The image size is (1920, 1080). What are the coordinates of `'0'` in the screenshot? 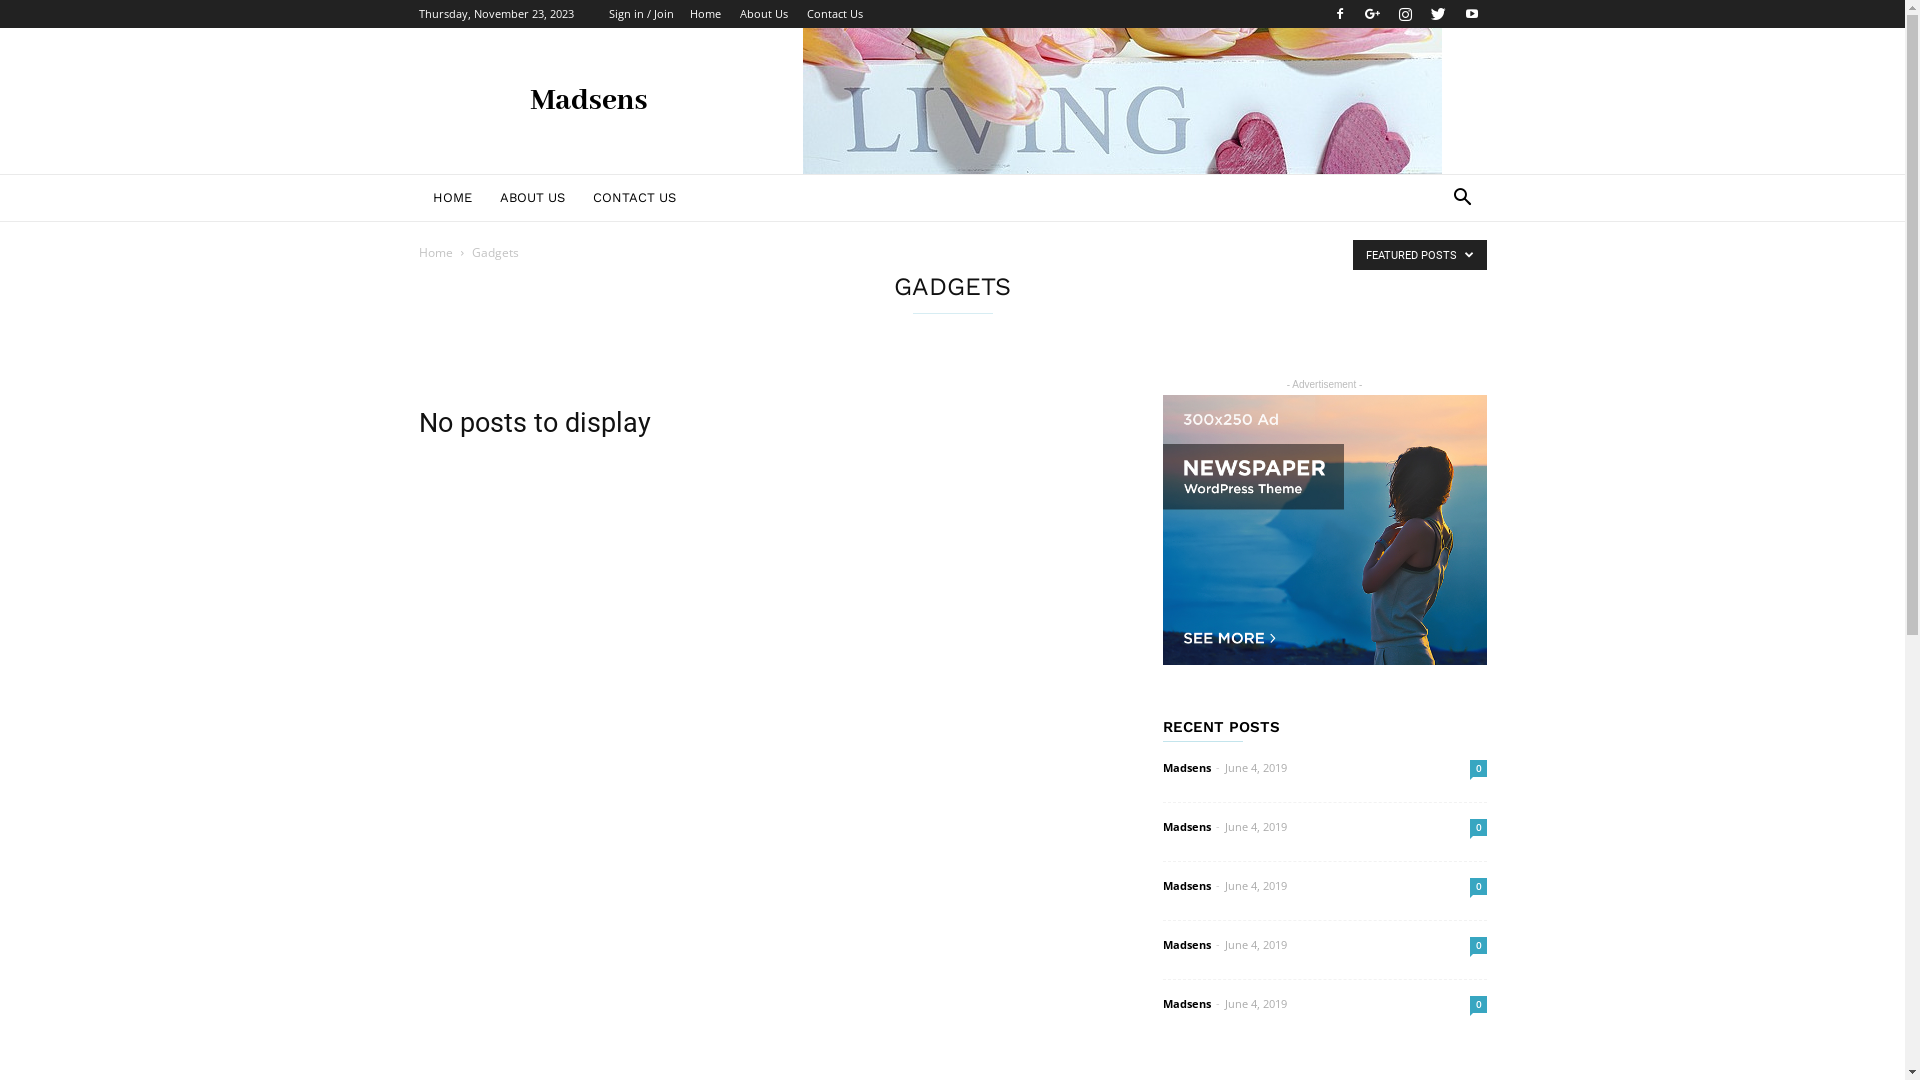 It's located at (1469, 767).